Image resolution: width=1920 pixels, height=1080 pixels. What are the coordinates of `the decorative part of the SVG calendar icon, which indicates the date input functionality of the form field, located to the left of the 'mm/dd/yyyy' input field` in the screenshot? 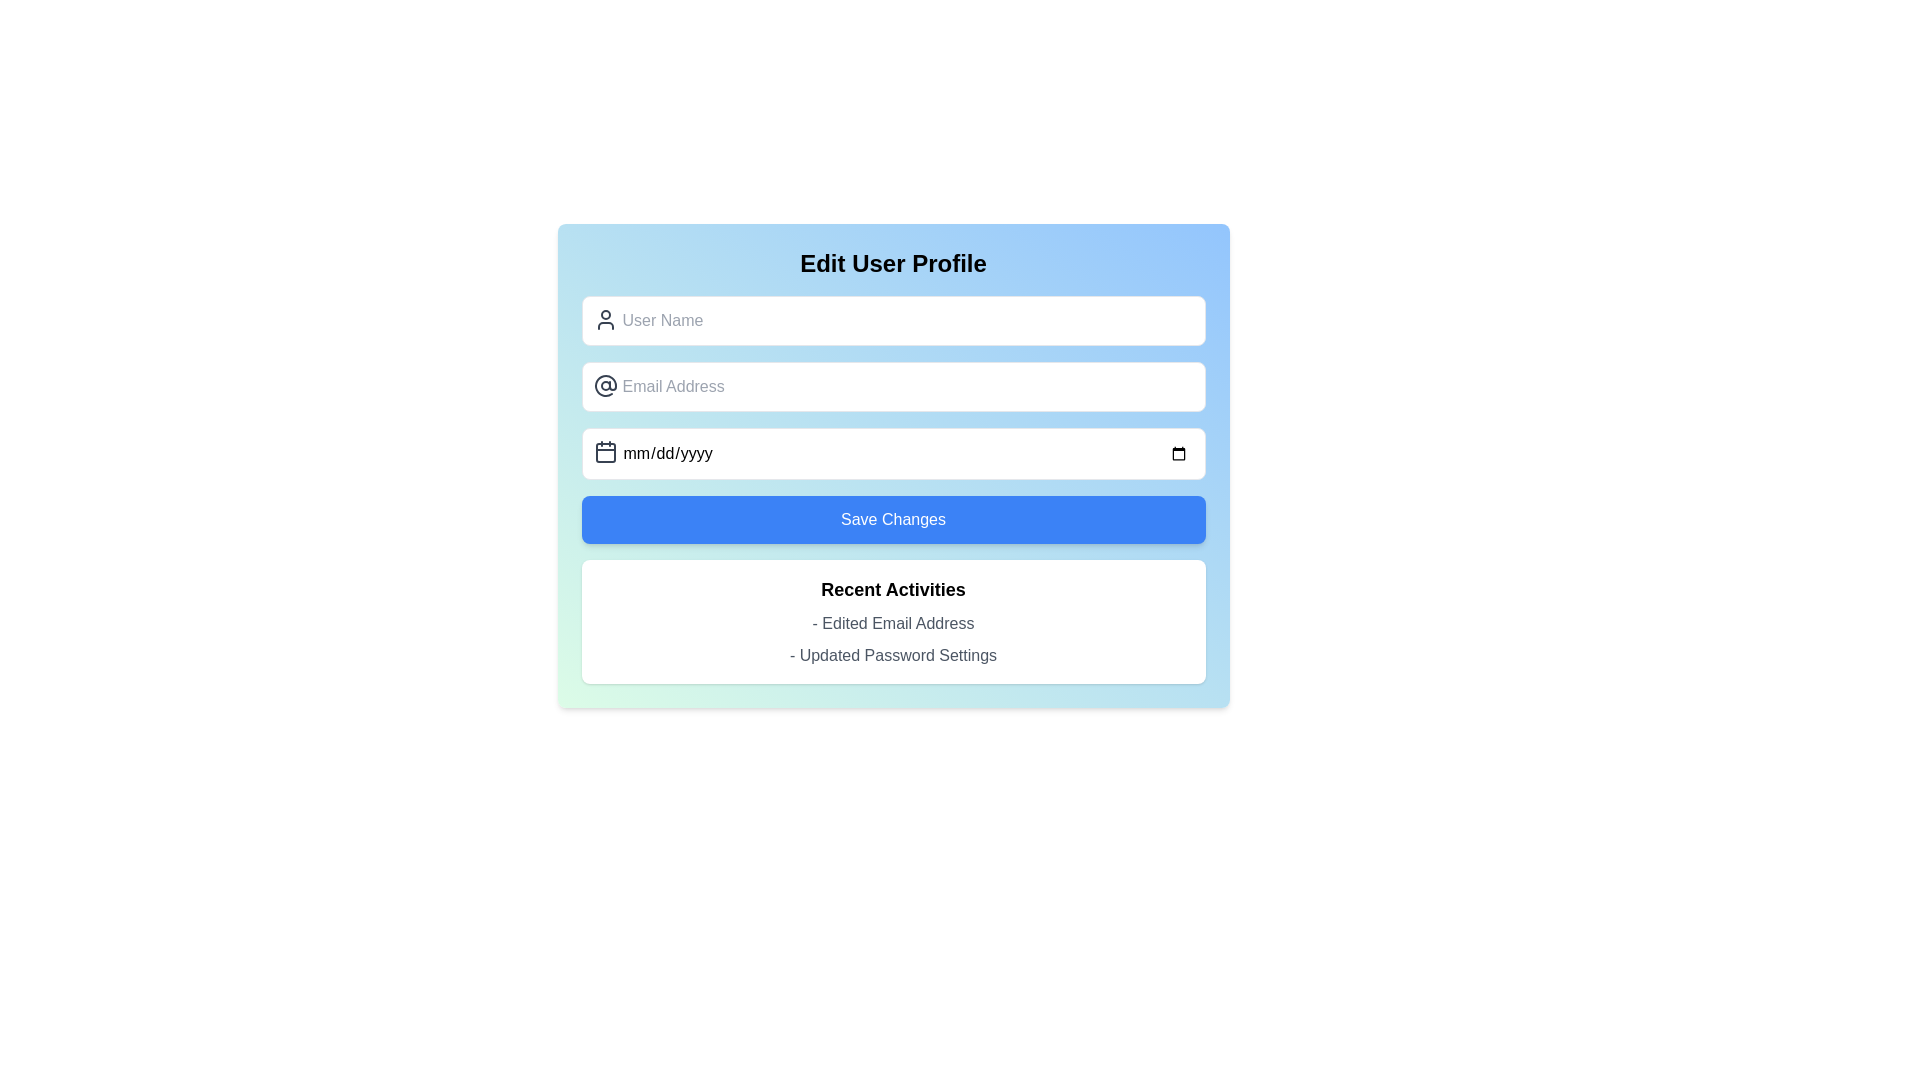 It's located at (604, 452).